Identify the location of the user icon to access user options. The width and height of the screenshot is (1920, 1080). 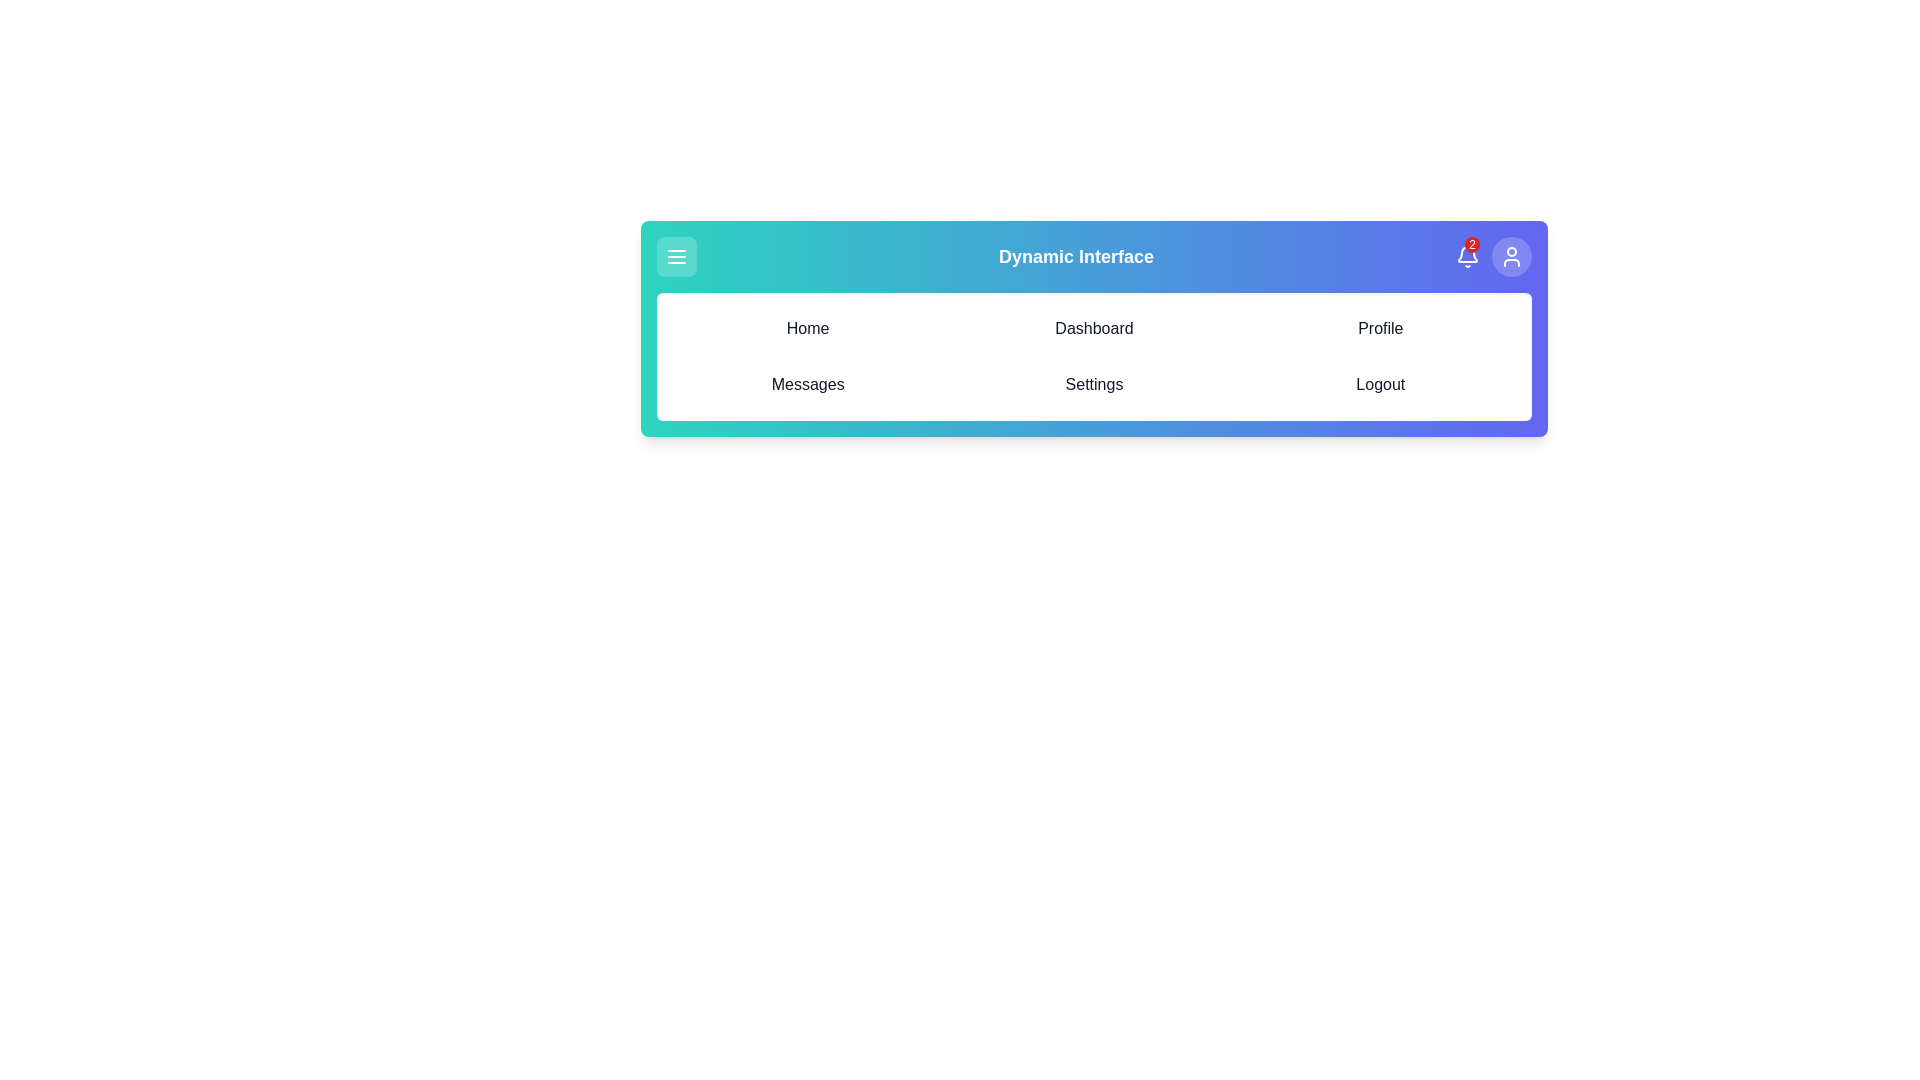
(1512, 256).